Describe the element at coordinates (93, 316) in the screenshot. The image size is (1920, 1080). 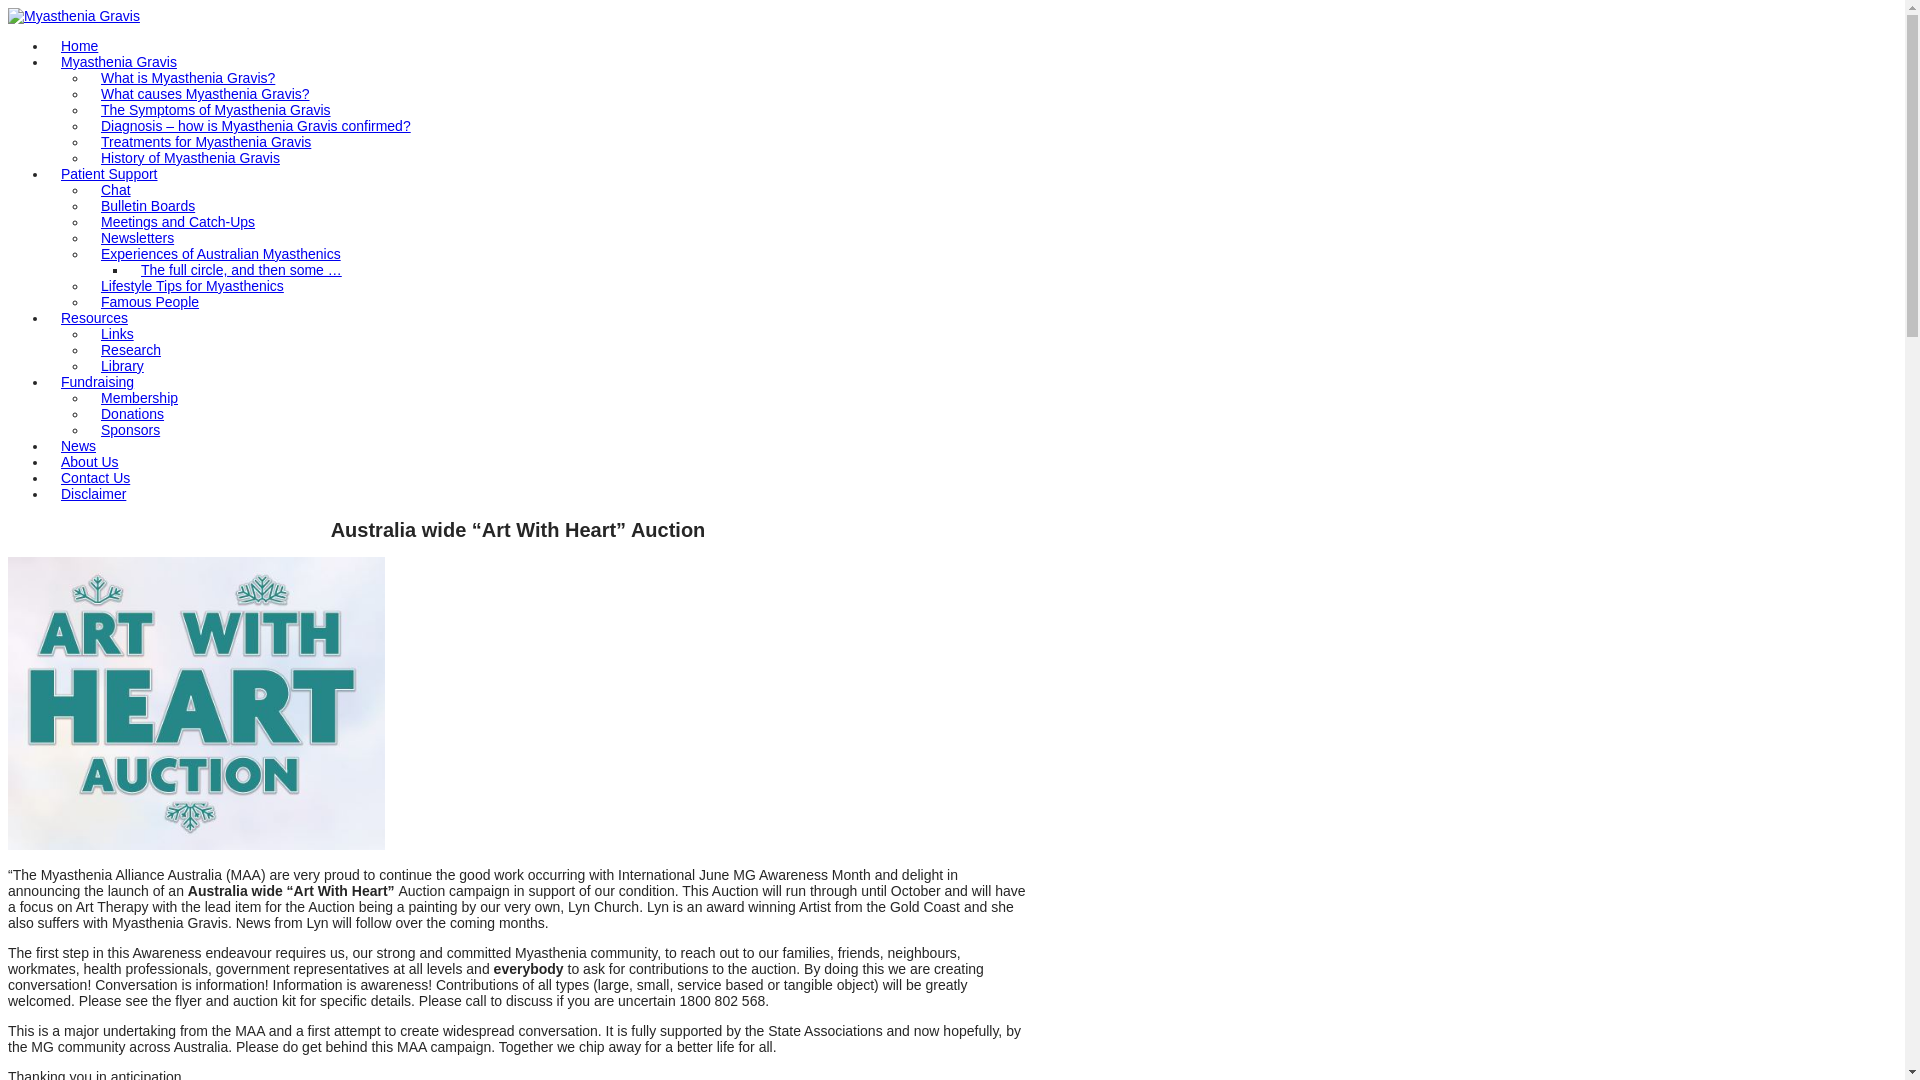
I see `'Resources'` at that location.